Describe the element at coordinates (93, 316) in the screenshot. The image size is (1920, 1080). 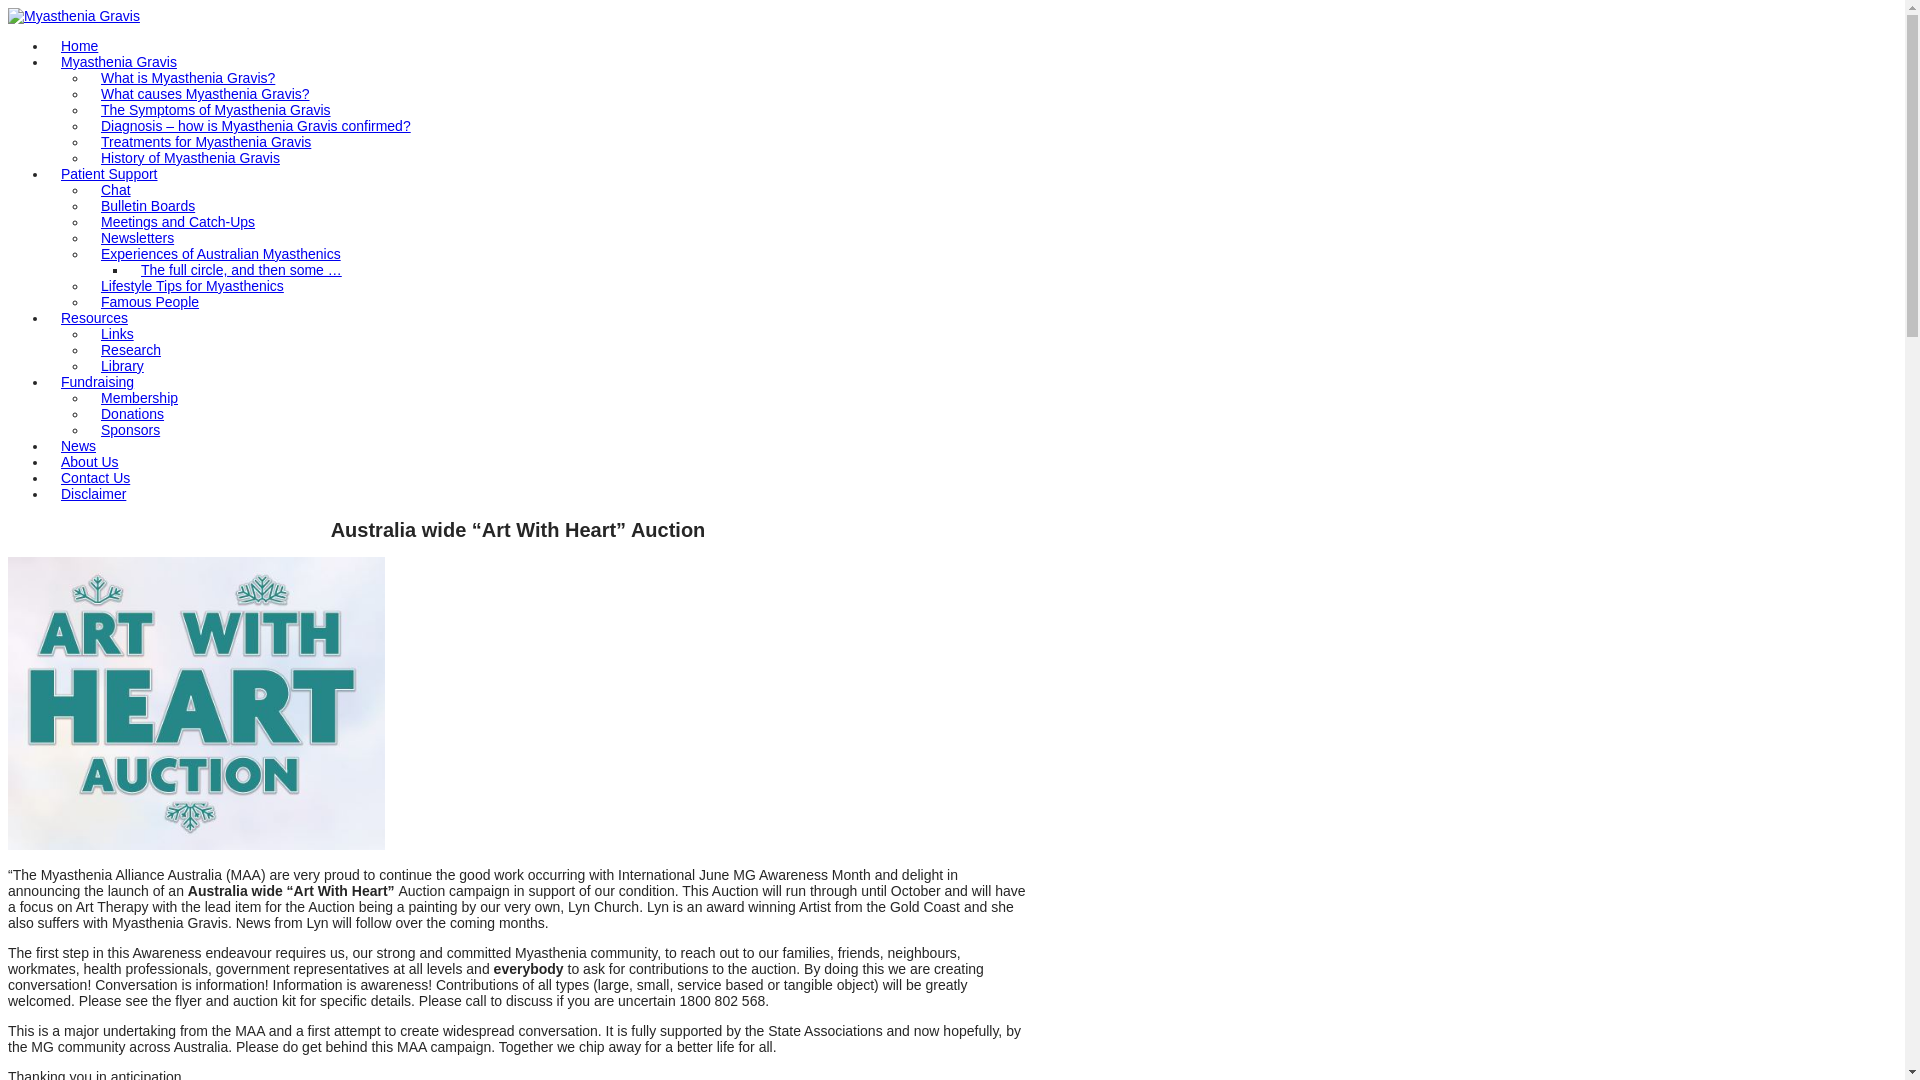
I see `'Resources'` at that location.